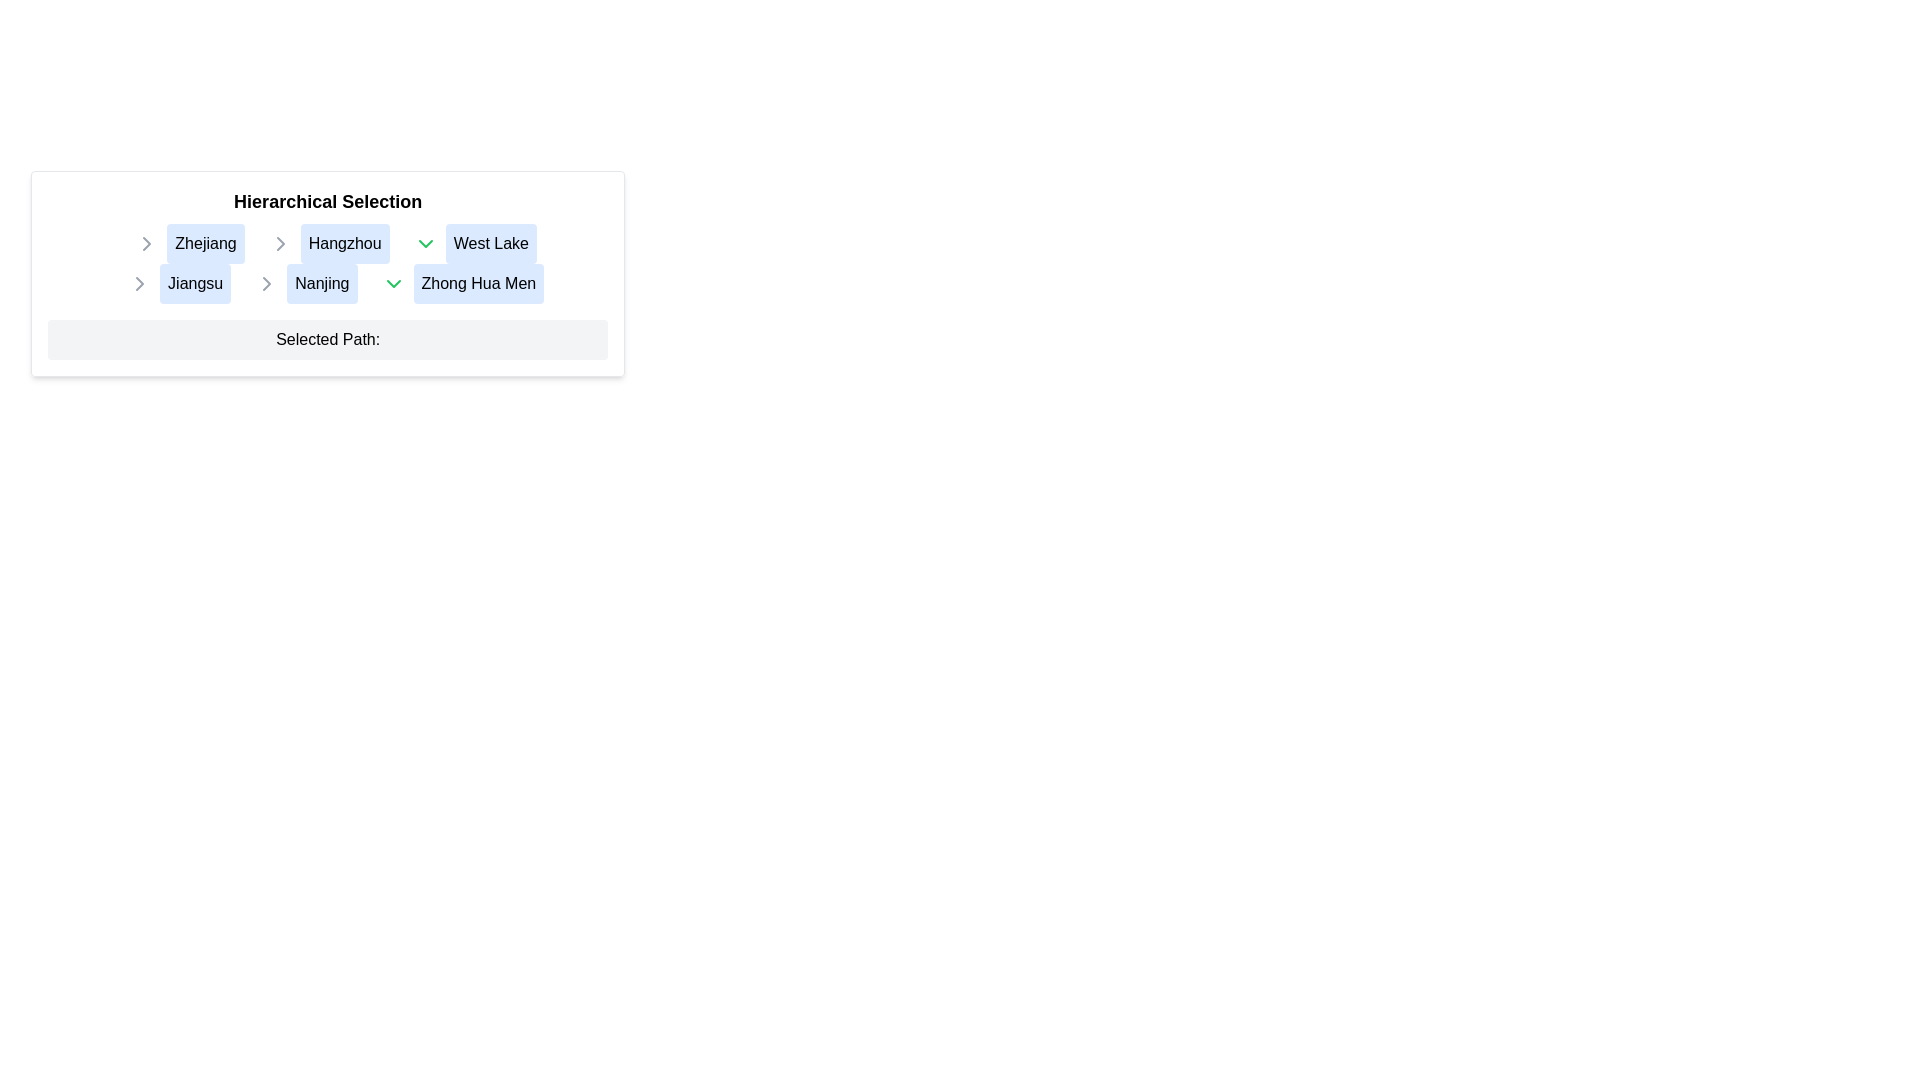 The image size is (1920, 1080). What do you see at coordinates (336, 284) in the screenshot?
I see `the button labeled 'Nanjing' in the hierarchical selection interface` at bounding box center [336, 284].